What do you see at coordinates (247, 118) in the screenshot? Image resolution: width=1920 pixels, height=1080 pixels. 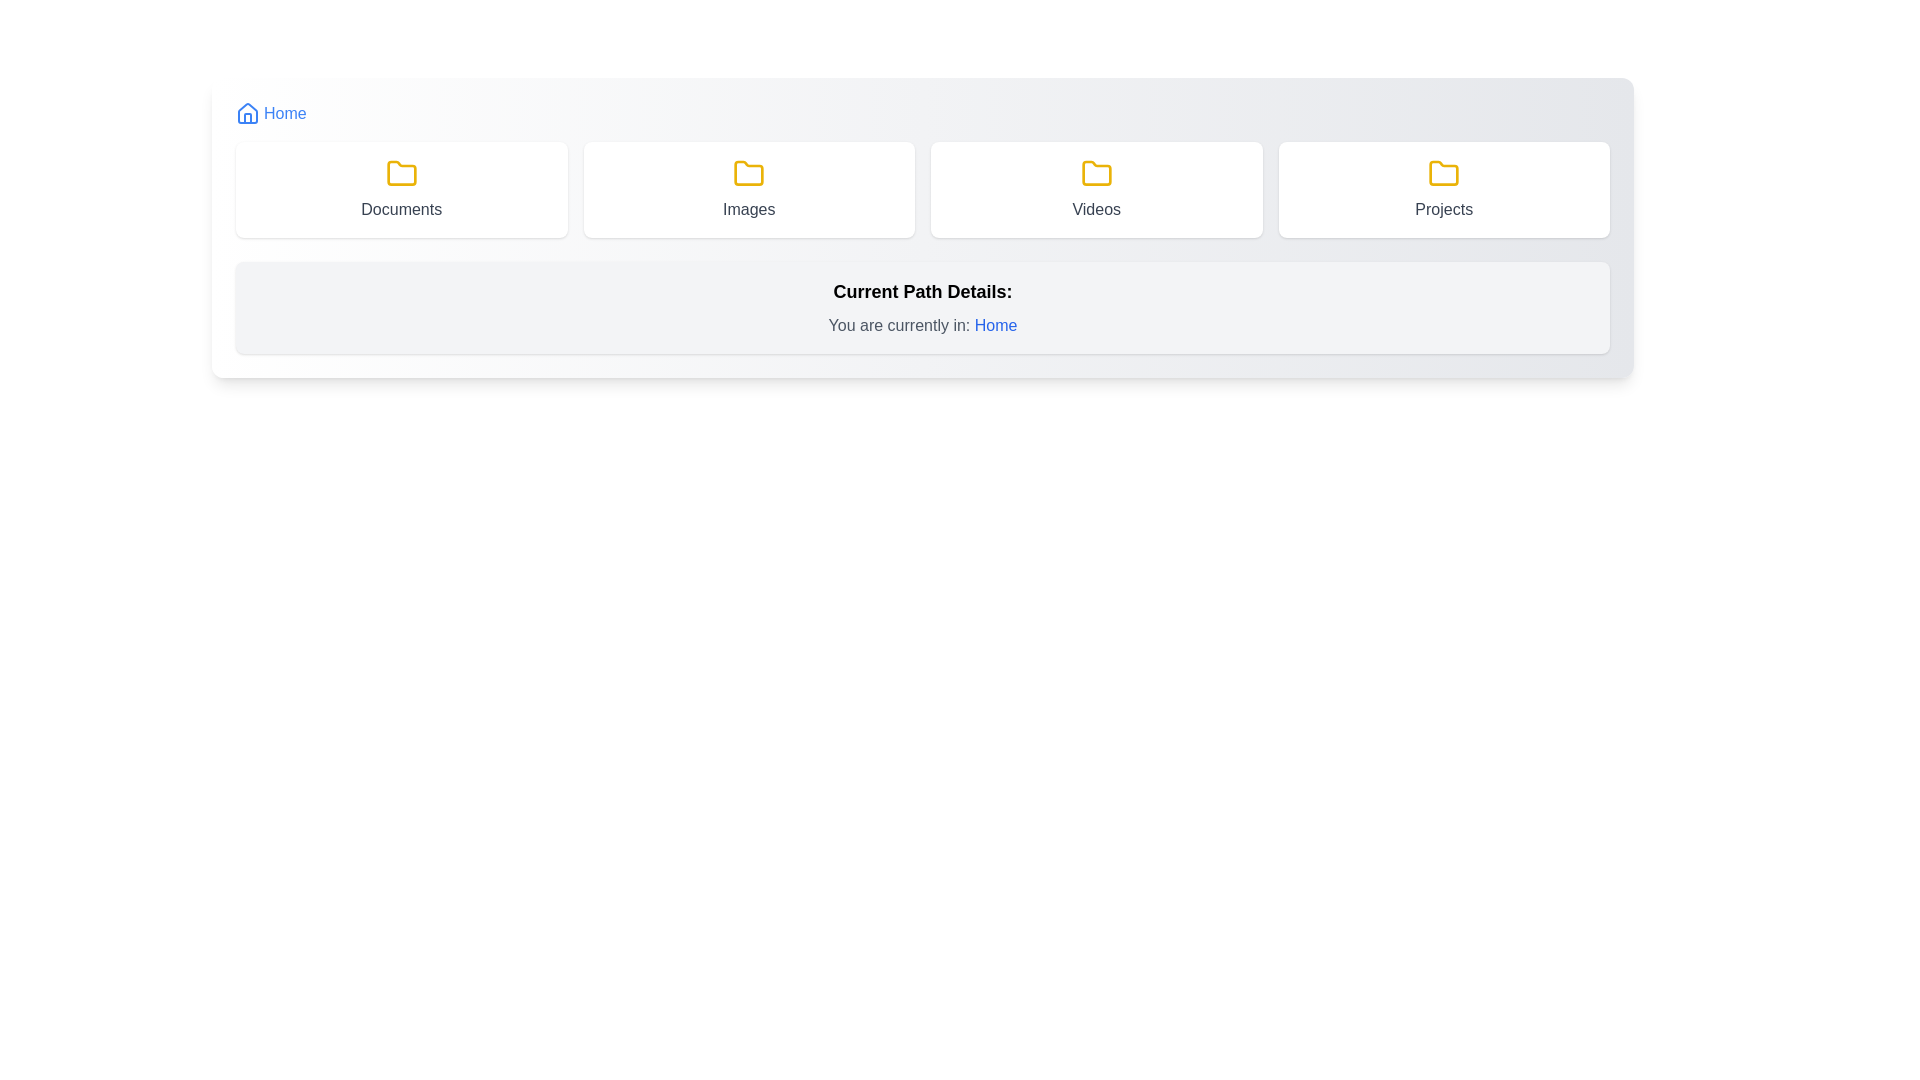 I see `the vertical rectangle representing a door or window within the house-shaped icon, which is part of the navigational link for returning to the homepage` at bounding box center [247, 118].